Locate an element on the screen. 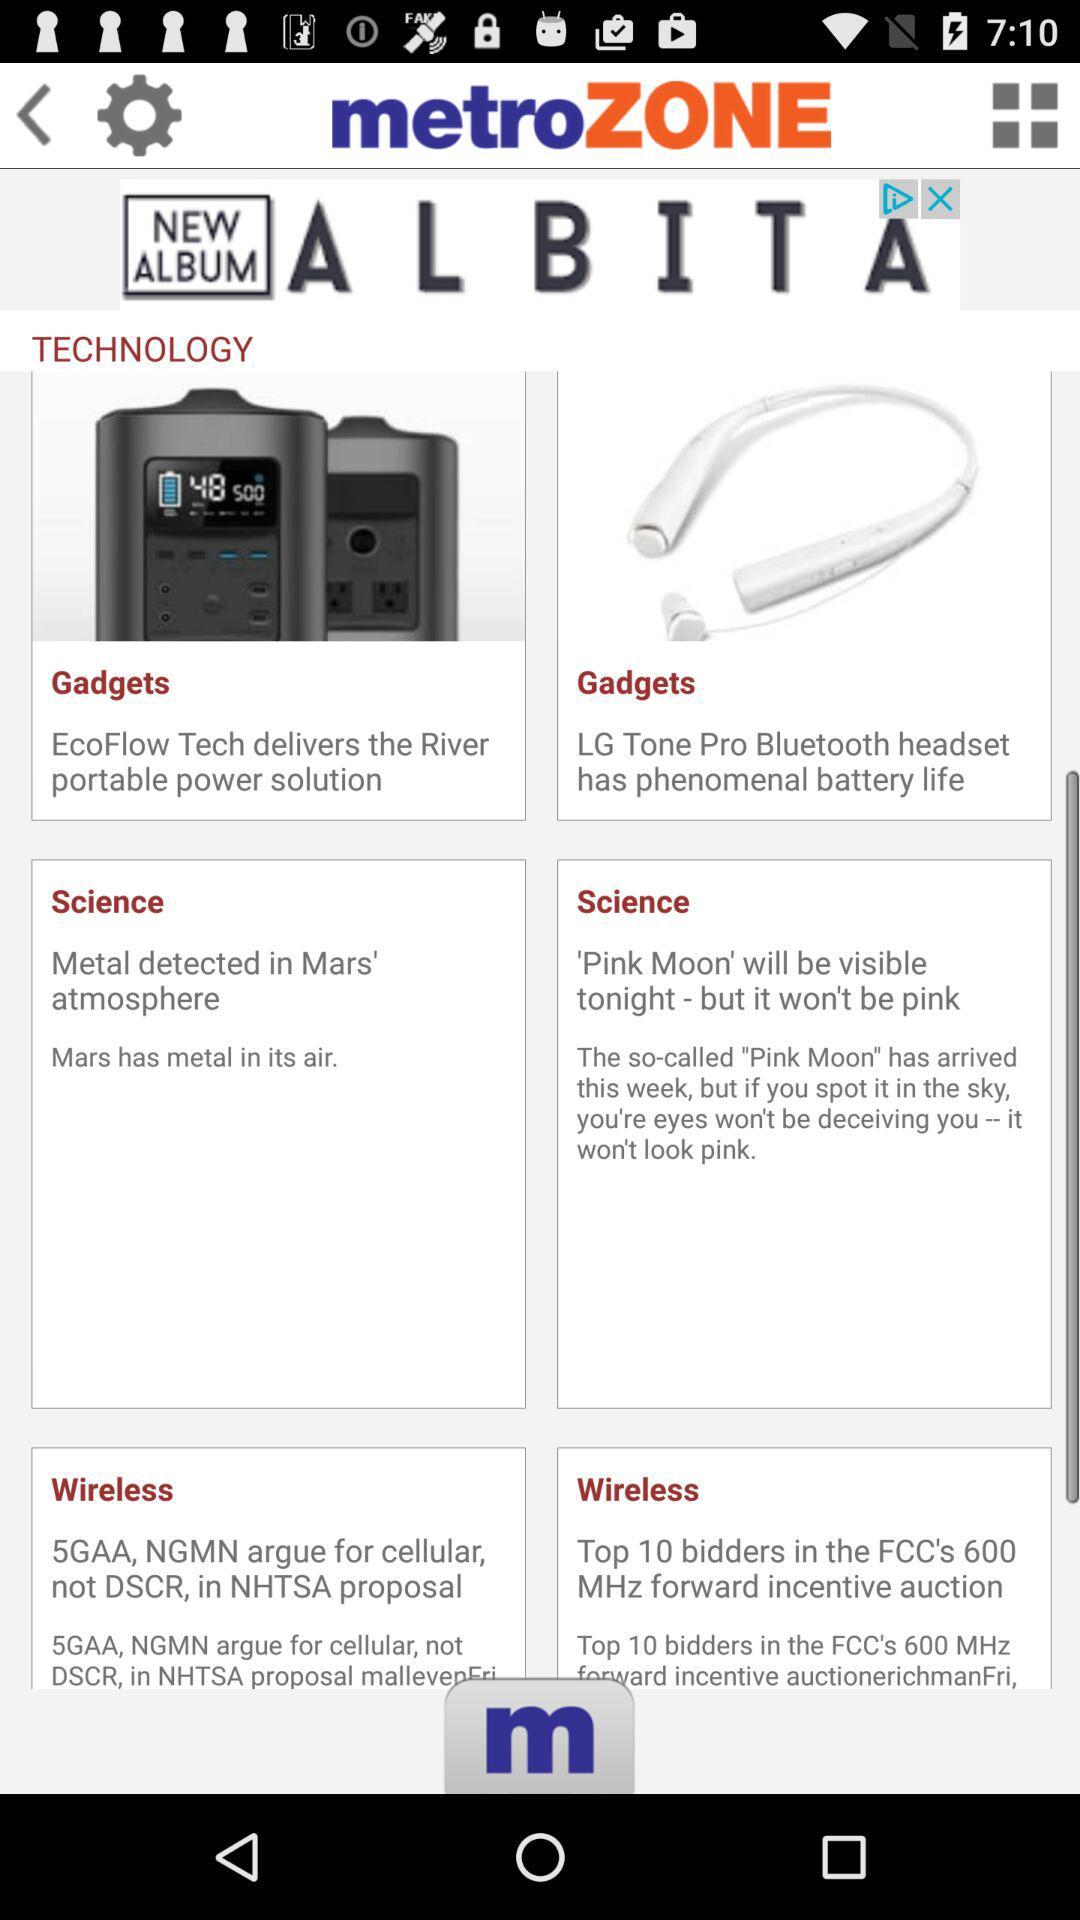 Image resolution: width=1080 pixels, height=1920 pixels. the settings icon is located at coordinates (138, 122).